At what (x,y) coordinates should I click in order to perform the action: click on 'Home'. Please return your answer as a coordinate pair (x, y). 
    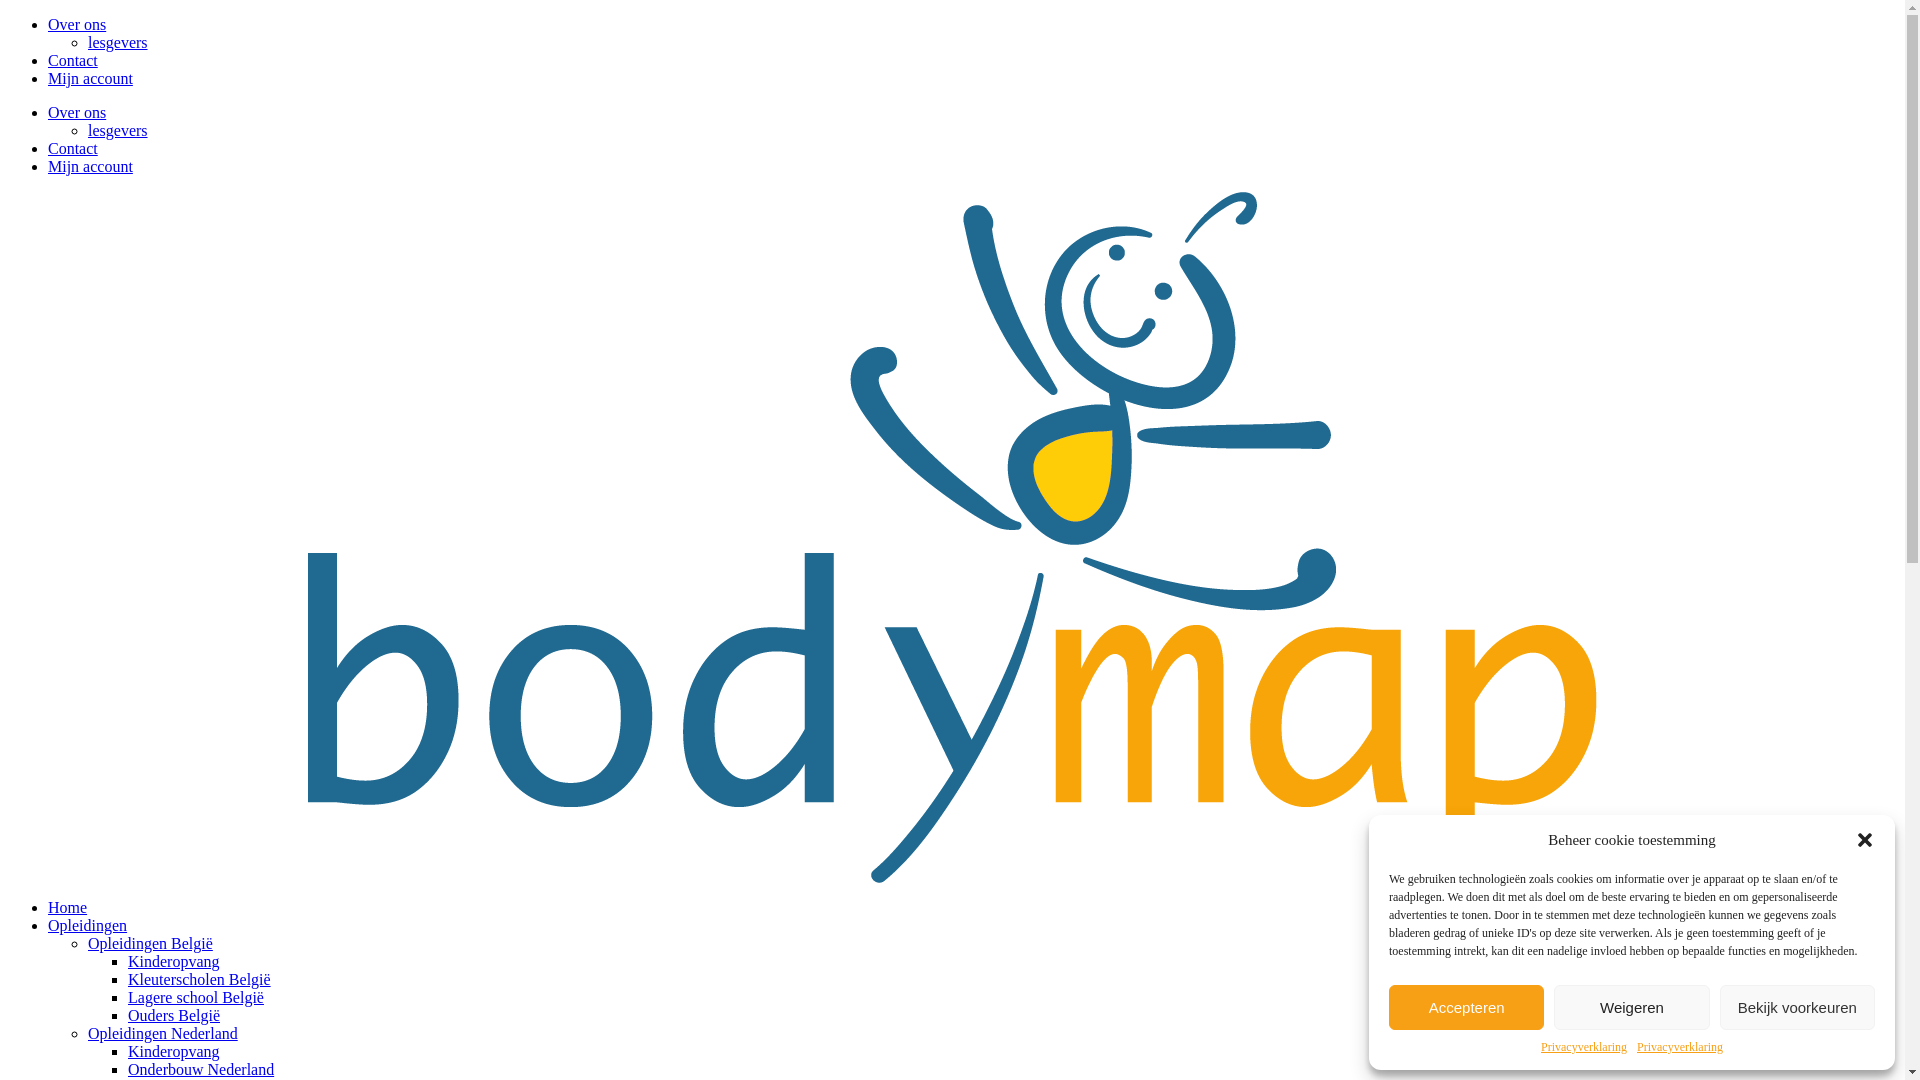
    Looking at the image, I should click on (67, 907).